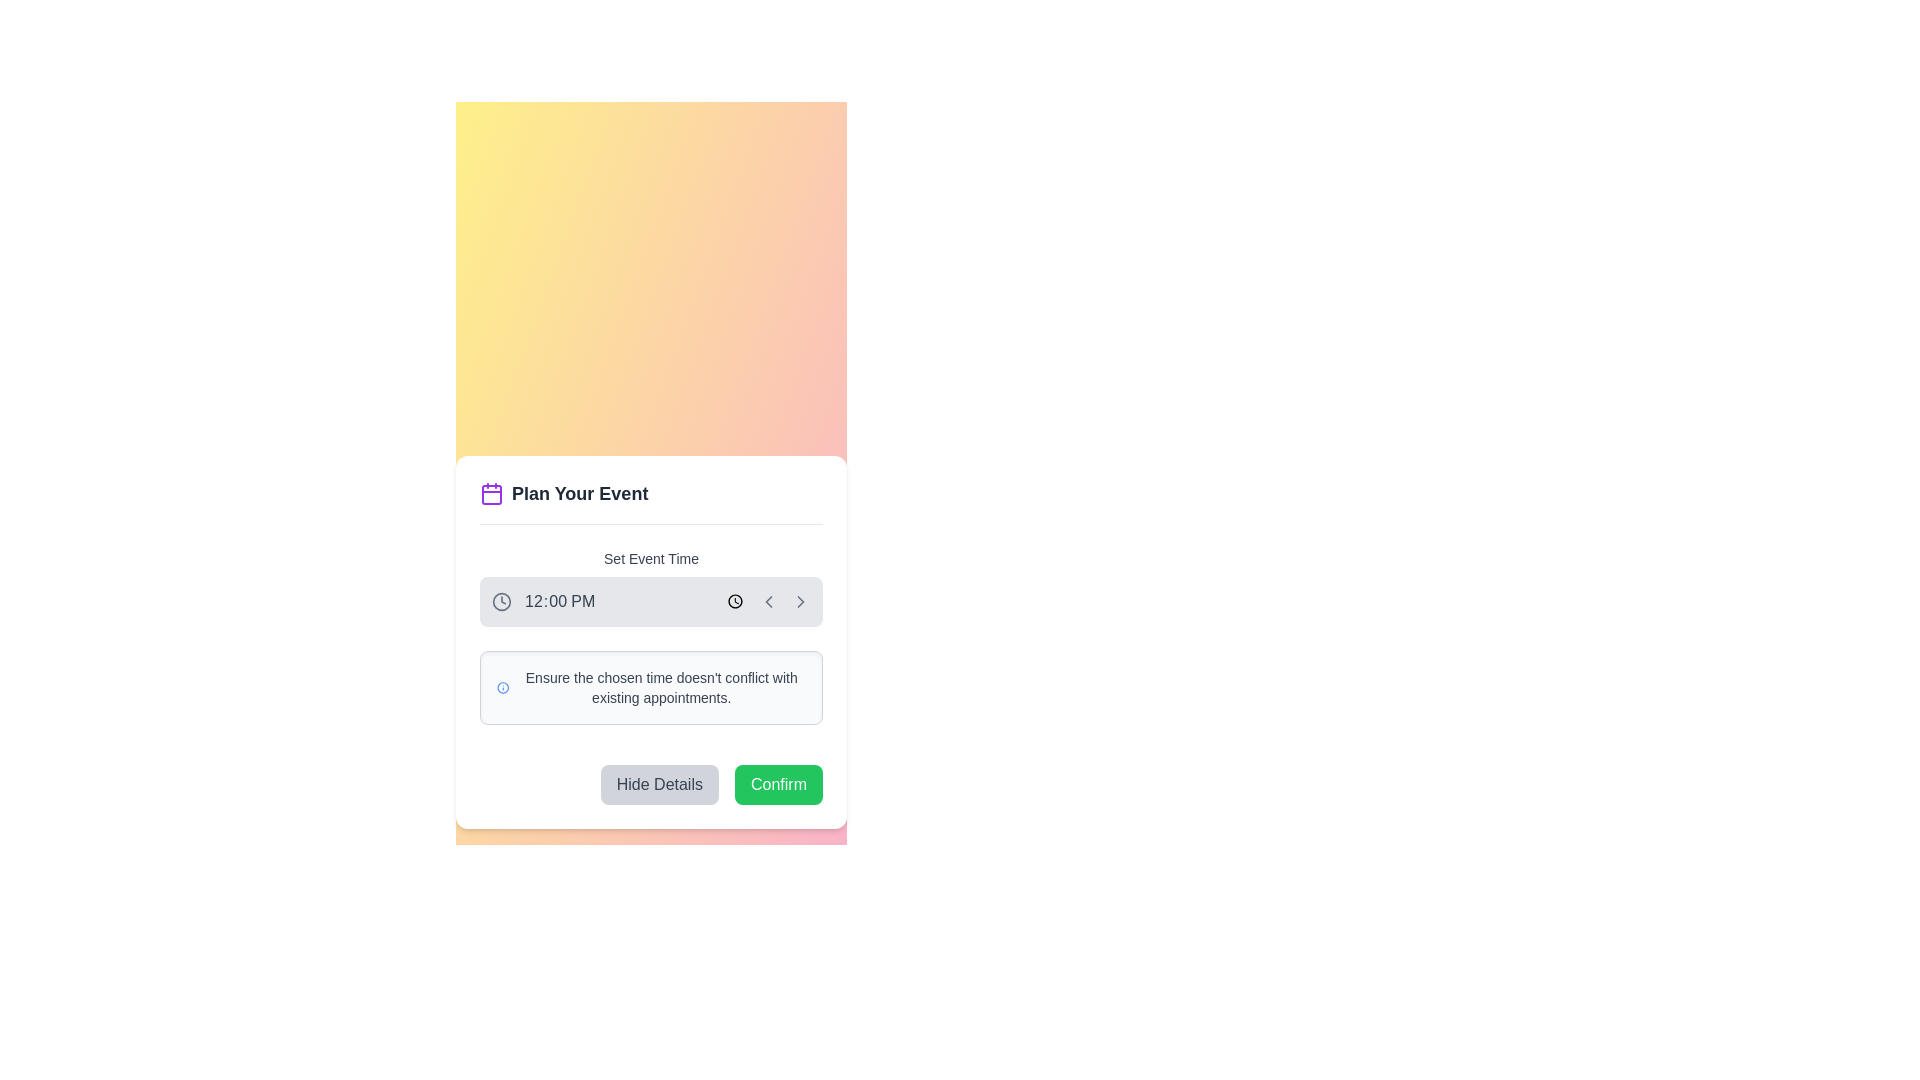 The width and height of the screenshot is (1920, 1080). What do you see at coordinates (801, 600) in the screenshot?
I see `the chevron button located to the right of the time input field labeled '12:00 PM'` at bounding box center [801, 600].